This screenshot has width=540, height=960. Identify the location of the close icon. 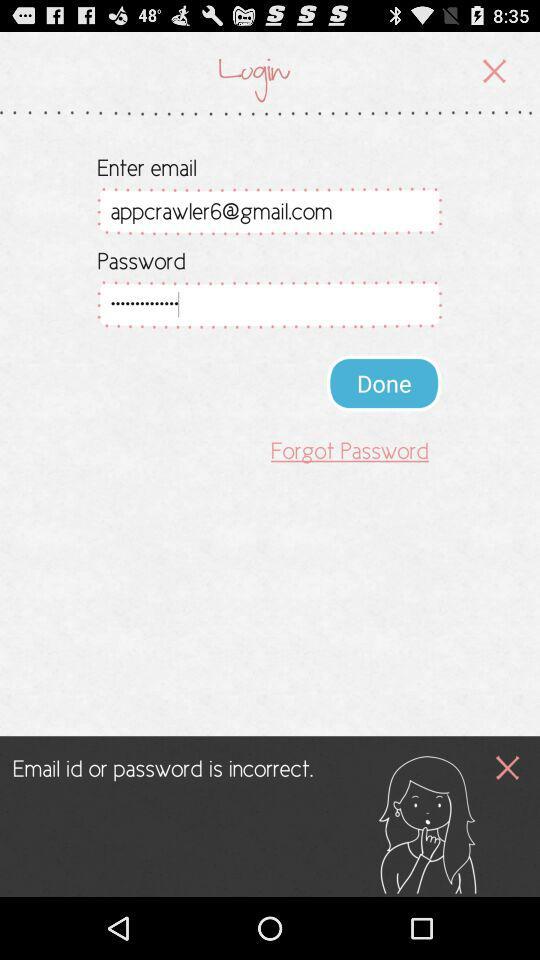
(494, 75).